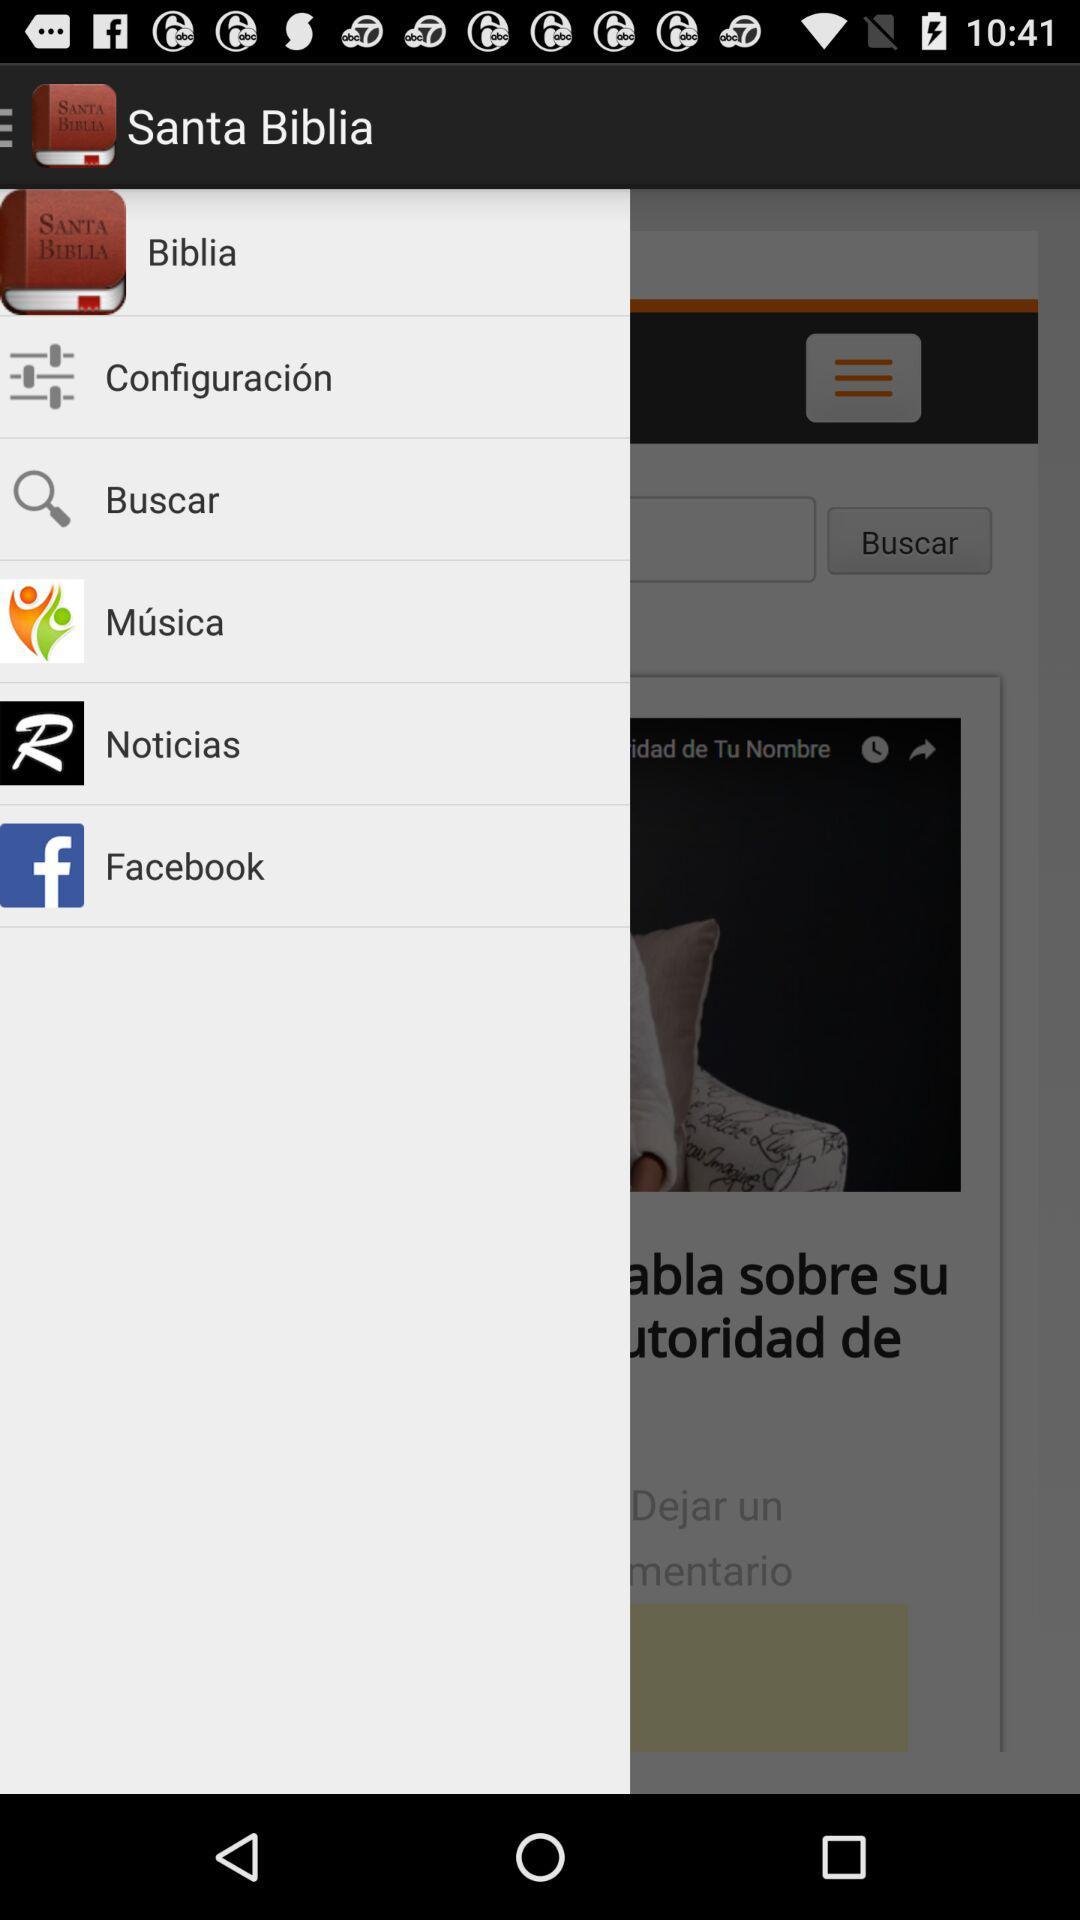 The width and height of the screenshot is (1080, 1920). I want to click on facebook, so click(356, 865).